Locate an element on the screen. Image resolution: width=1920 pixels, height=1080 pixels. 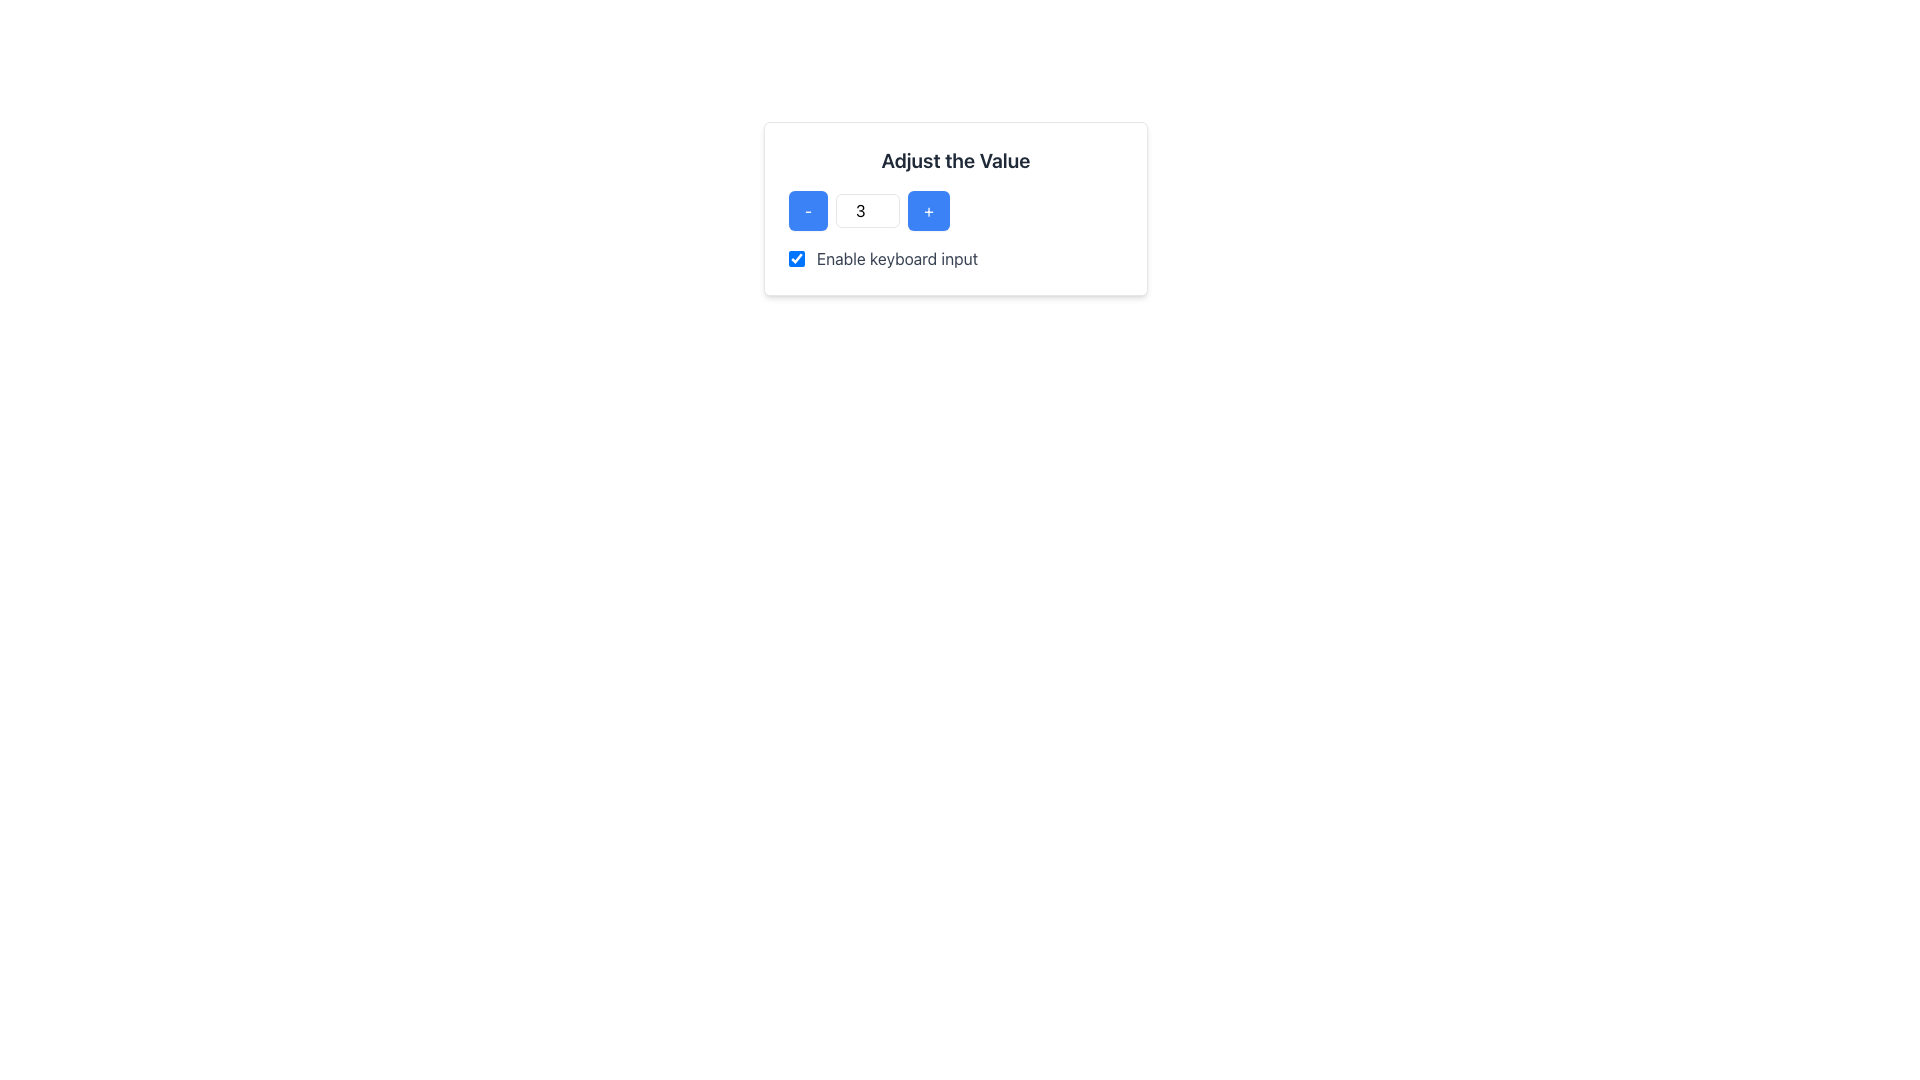
the first square blue button containing the '-' symbol, located within the 'Adjust the Value' panel is located at coordinates (808, 211).